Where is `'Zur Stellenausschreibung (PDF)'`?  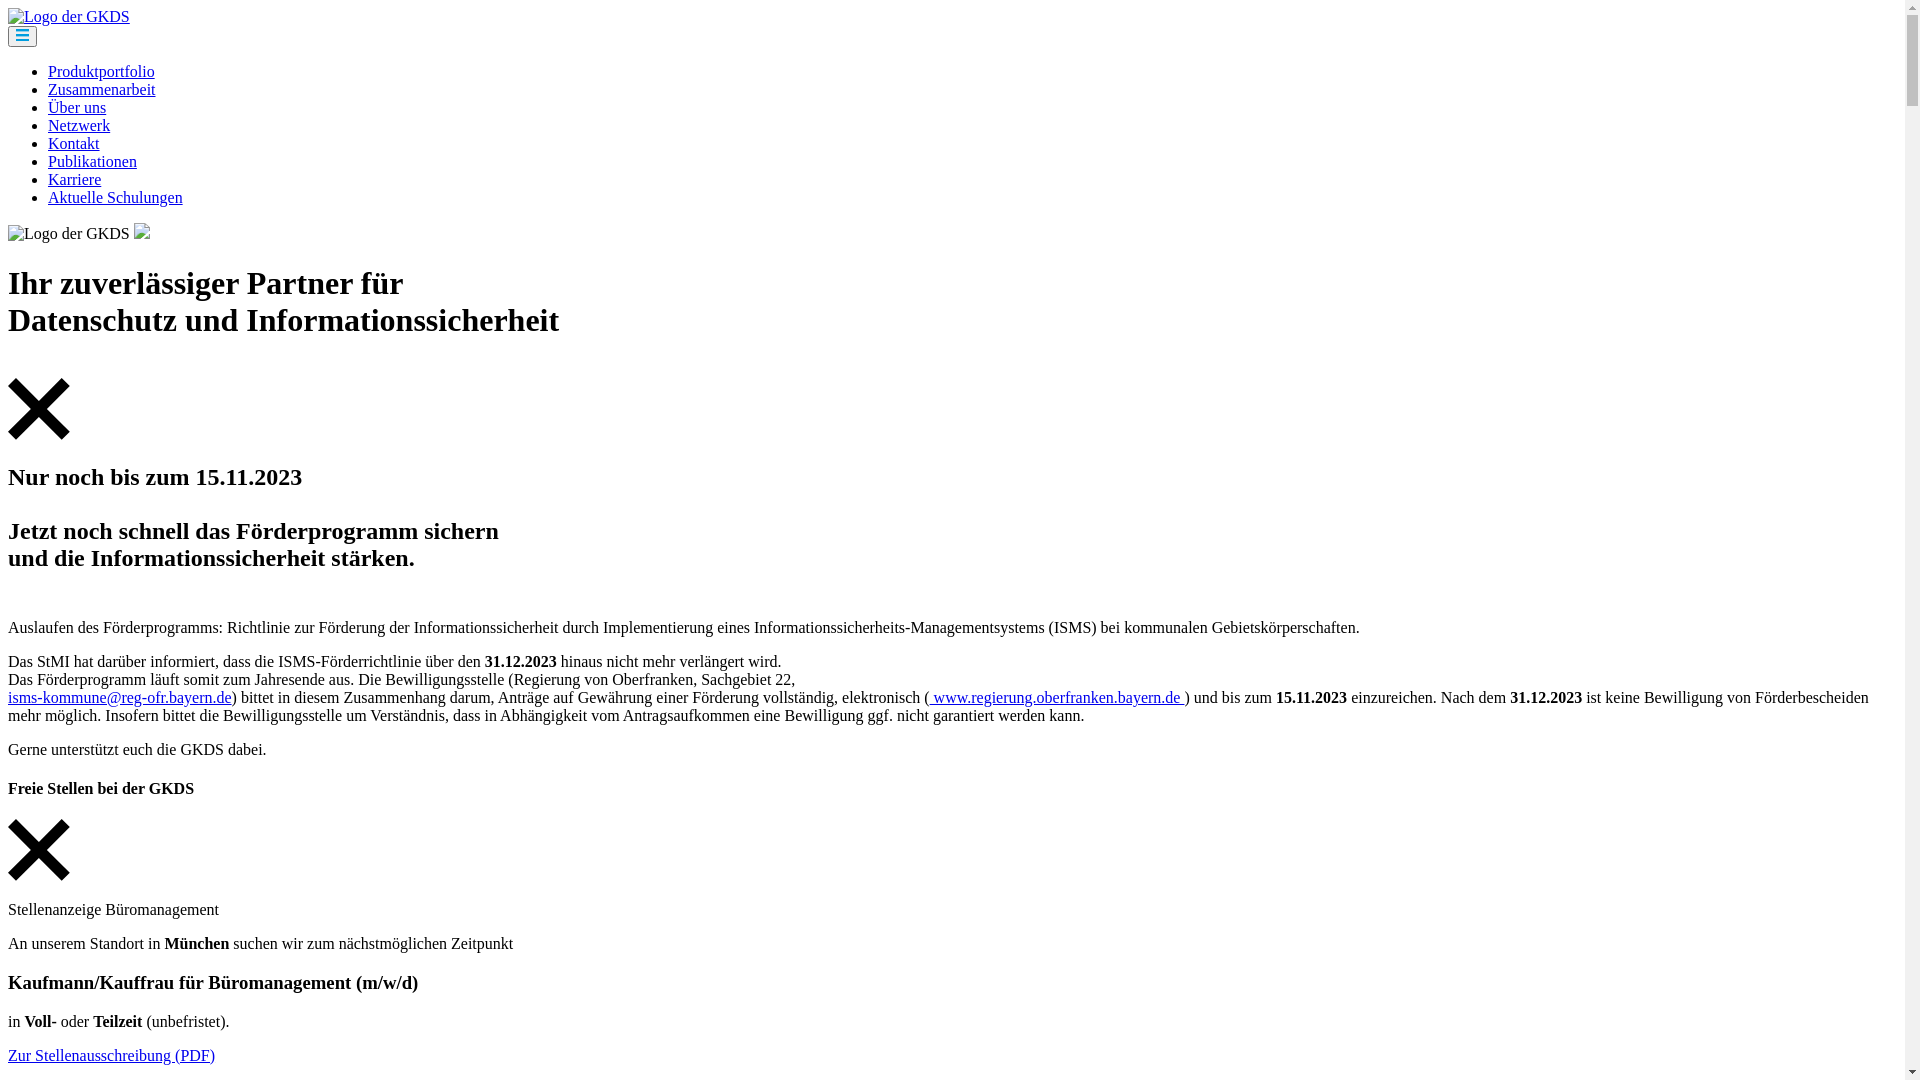
'Zur Stellenausschreibung (PDF)' is located at coordinates (110, 1054).